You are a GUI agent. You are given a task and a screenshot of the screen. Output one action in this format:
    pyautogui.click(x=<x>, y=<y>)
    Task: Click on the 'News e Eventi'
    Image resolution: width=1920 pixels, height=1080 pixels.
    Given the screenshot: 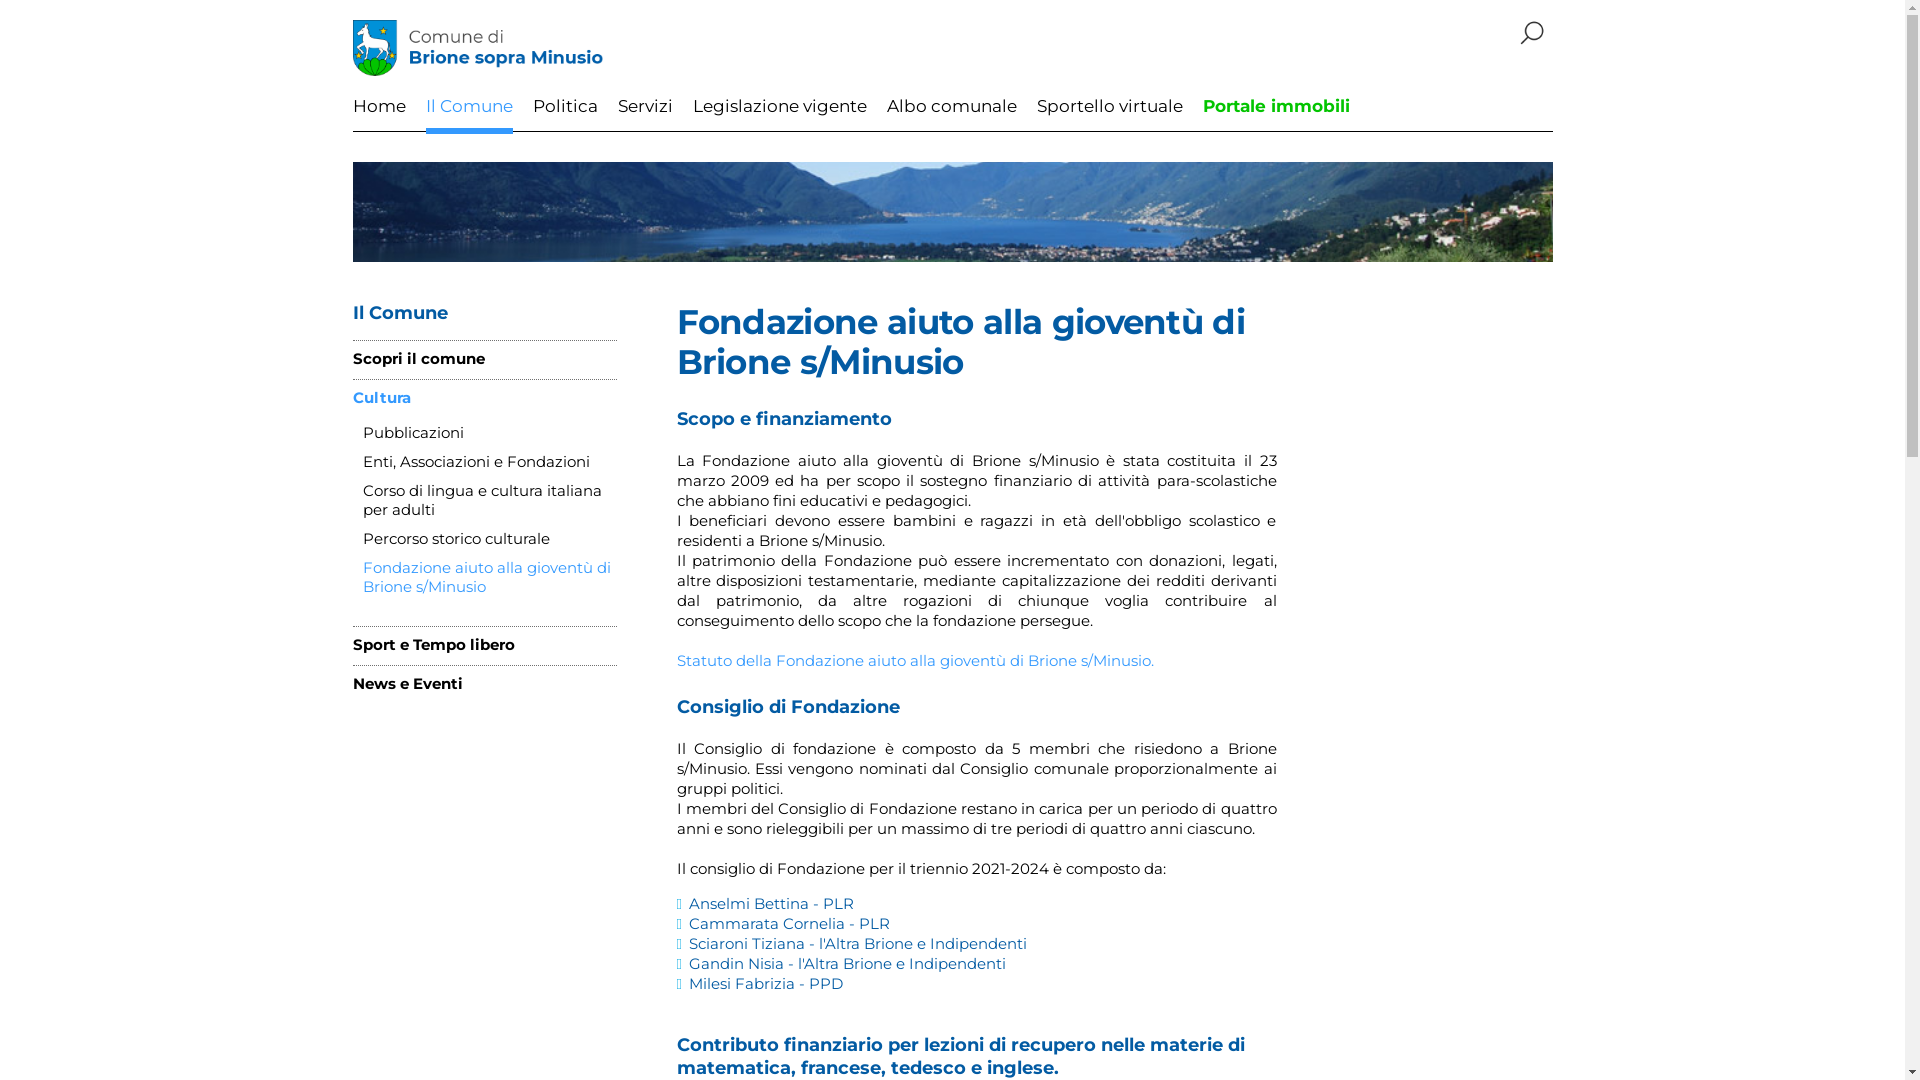 What is the action you would take?
    pyautogui.click(x=406, y=682)
    